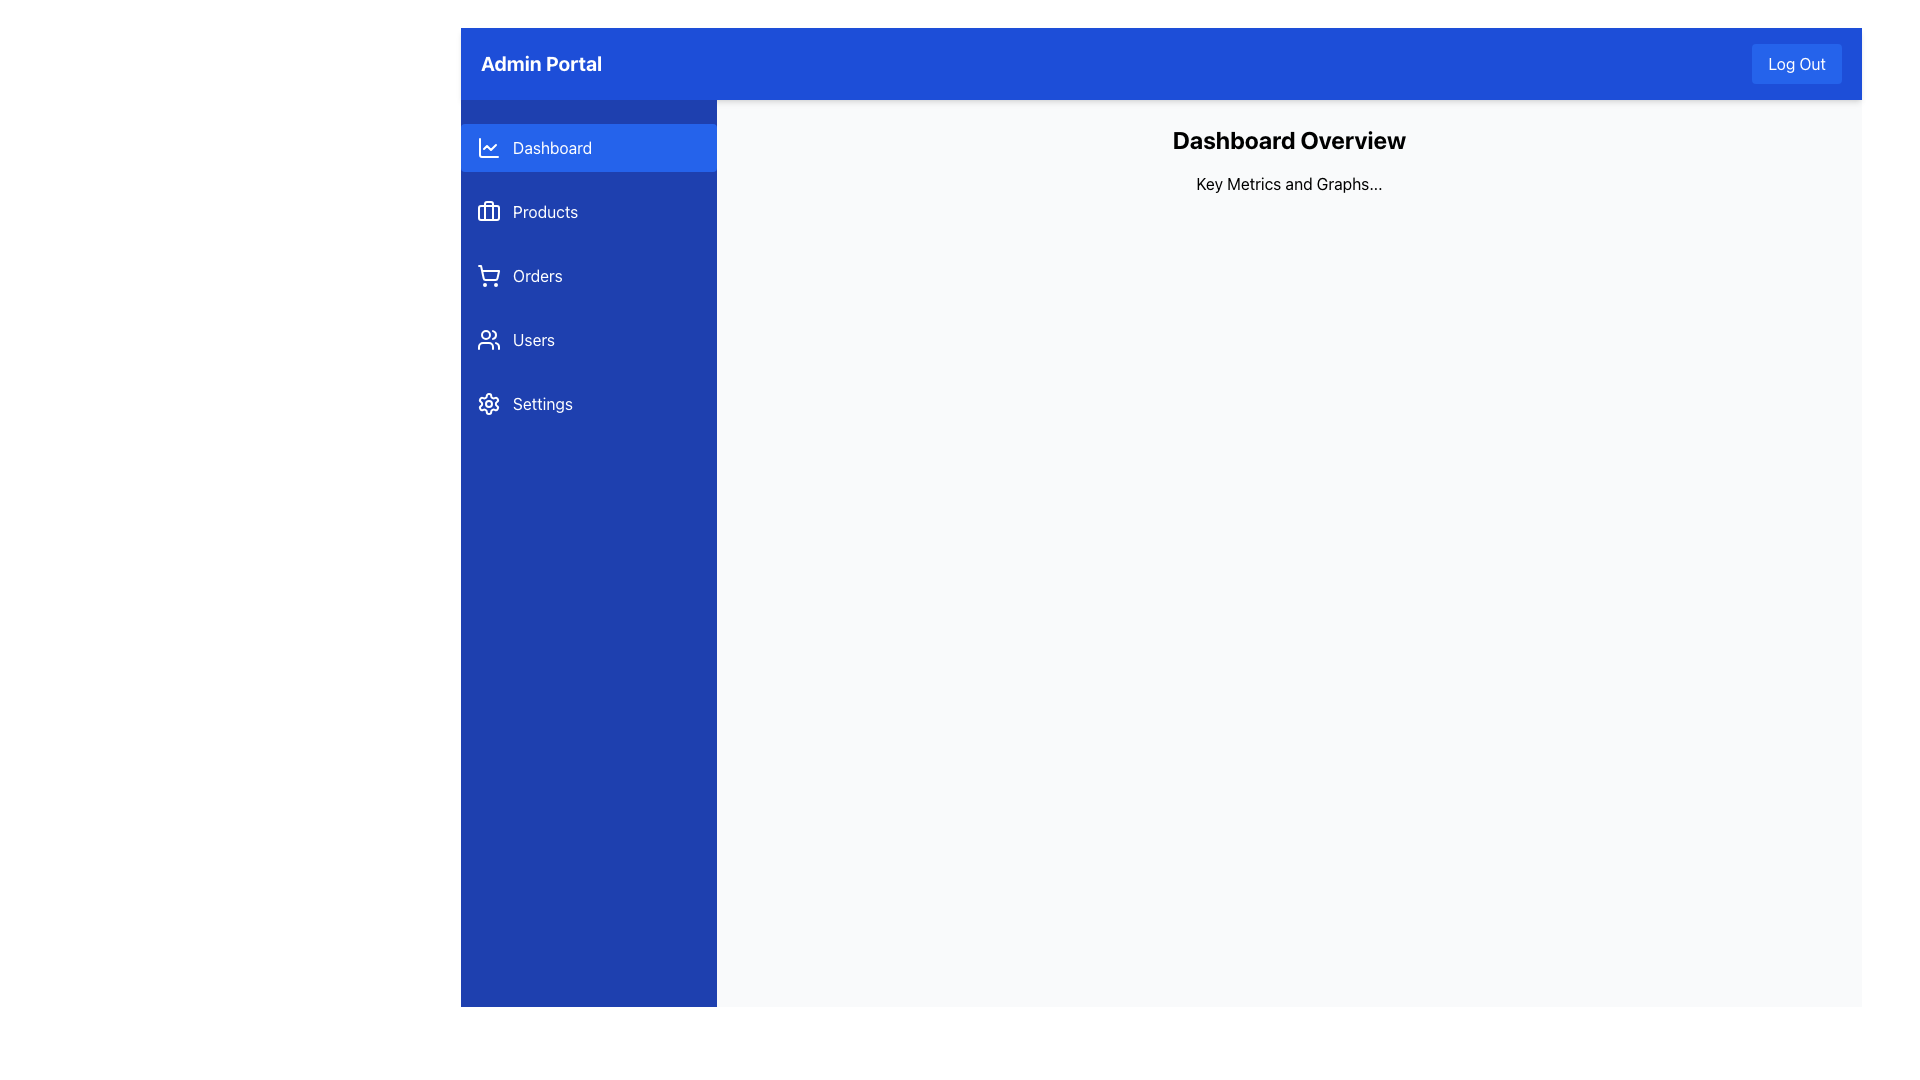  What do you see at coordinates (489, 212) in the screenshot?
I see `the 'Products' icon in the navigation menu` at bounding box center [489, 212].